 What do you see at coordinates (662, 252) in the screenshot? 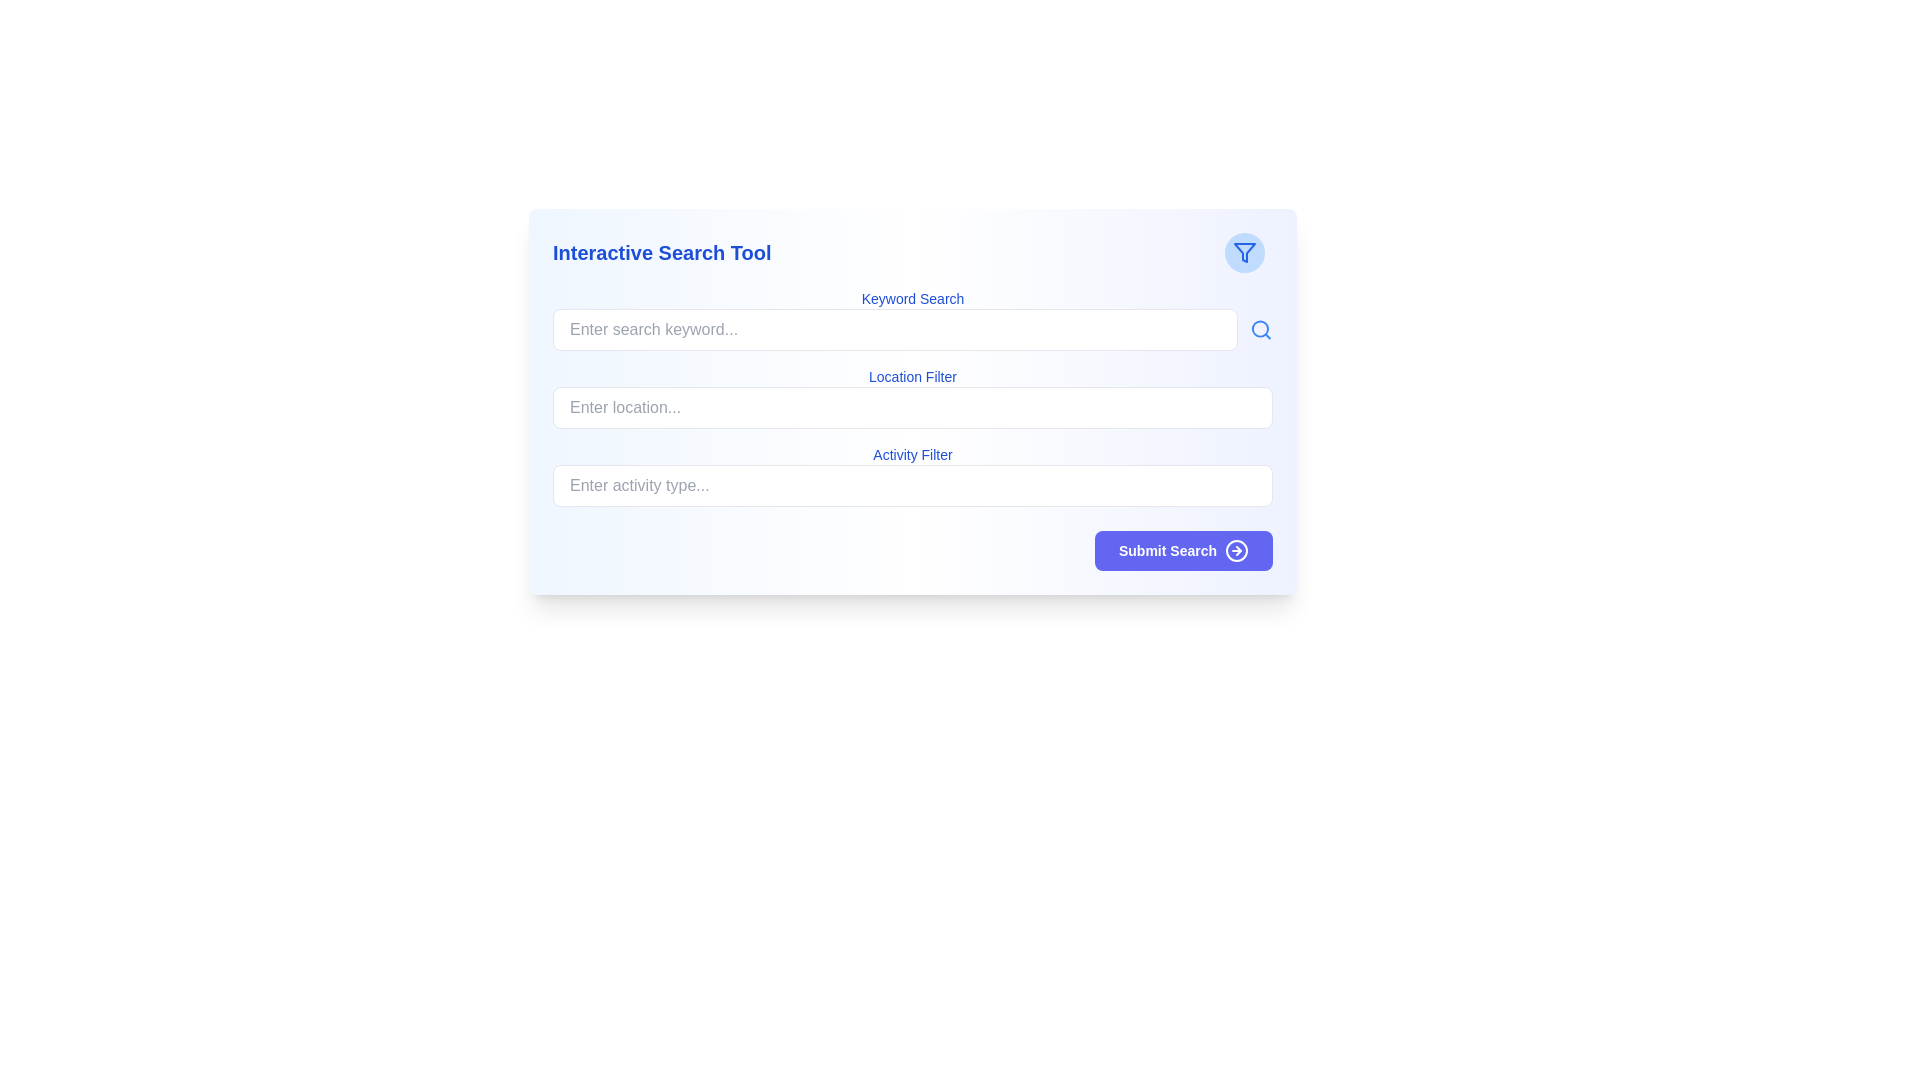
I see `the 'Interactive Search Tool' title` at bounding box center [662, 252].